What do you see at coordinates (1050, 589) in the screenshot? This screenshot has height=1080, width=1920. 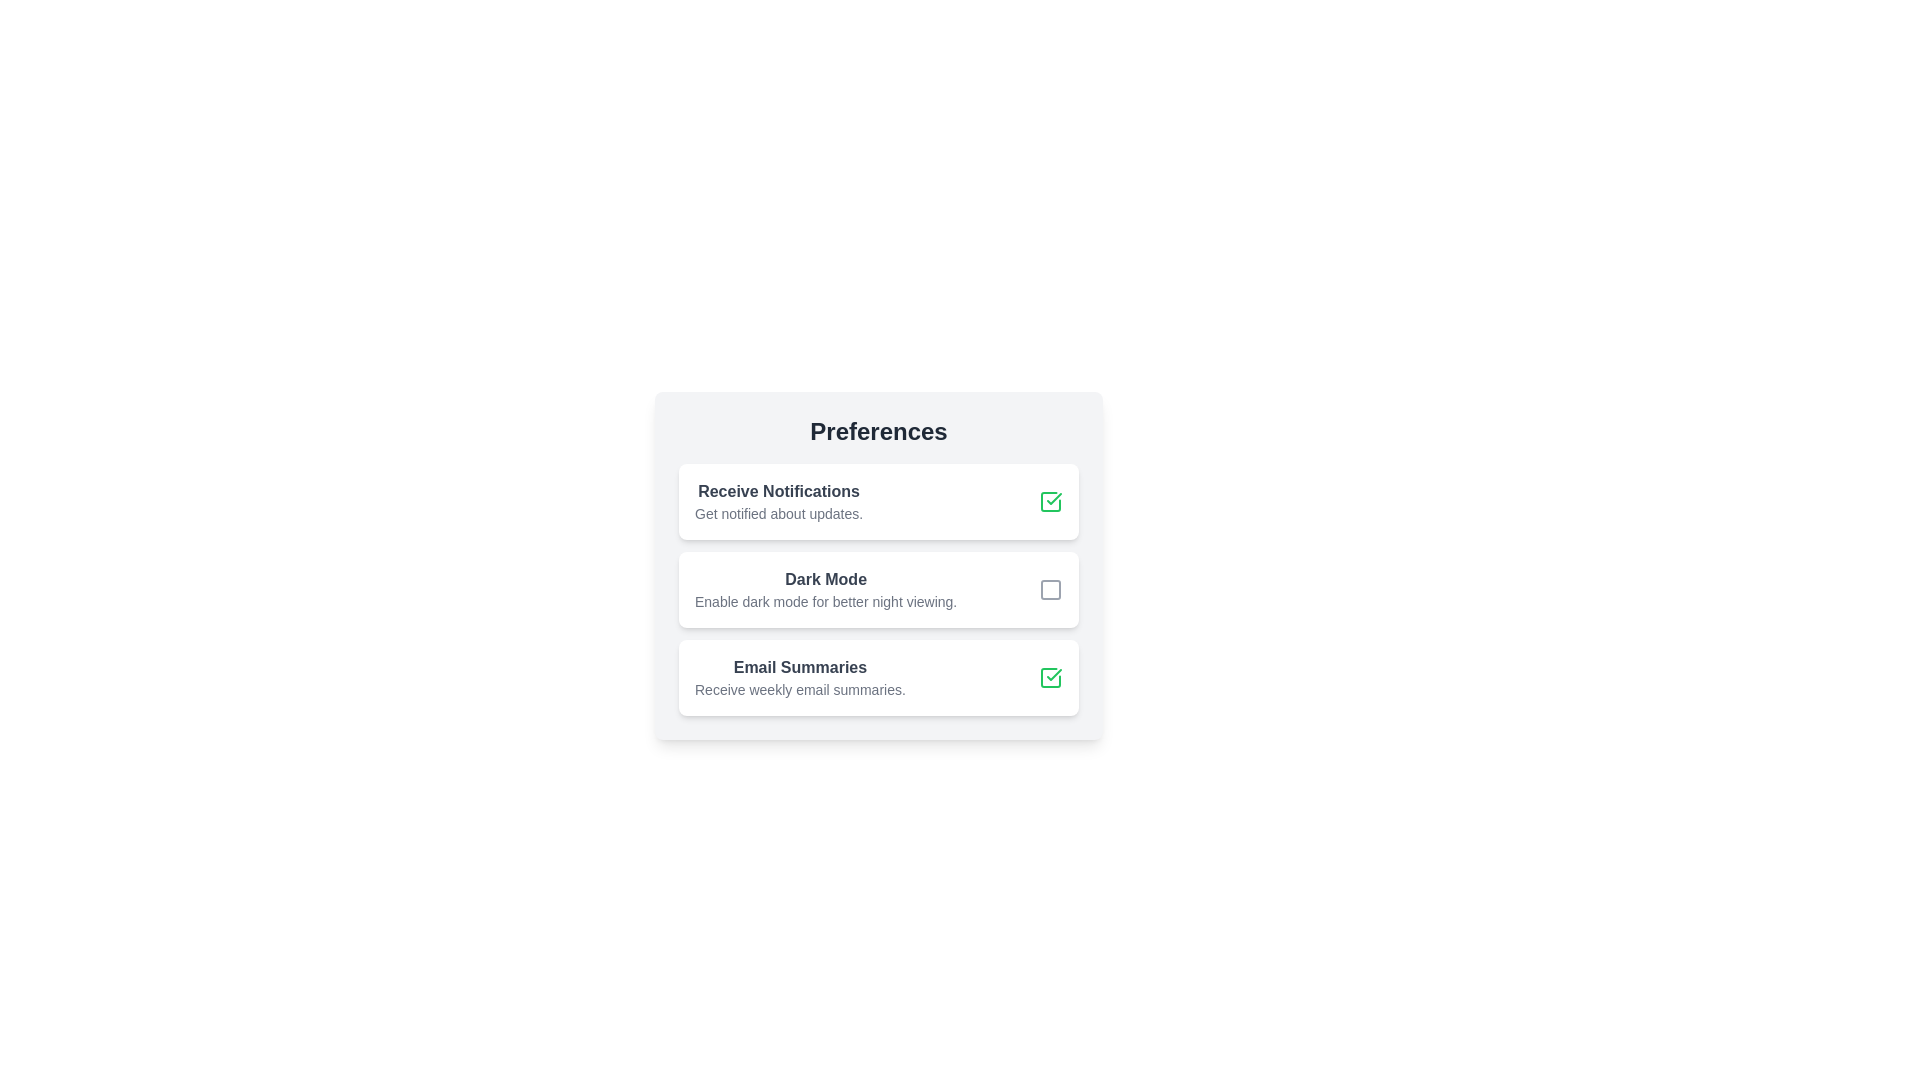 I see `the checkbox located in the top-right corner of the 'Dark Mode' setting option` at bounding box center [1050, 589].